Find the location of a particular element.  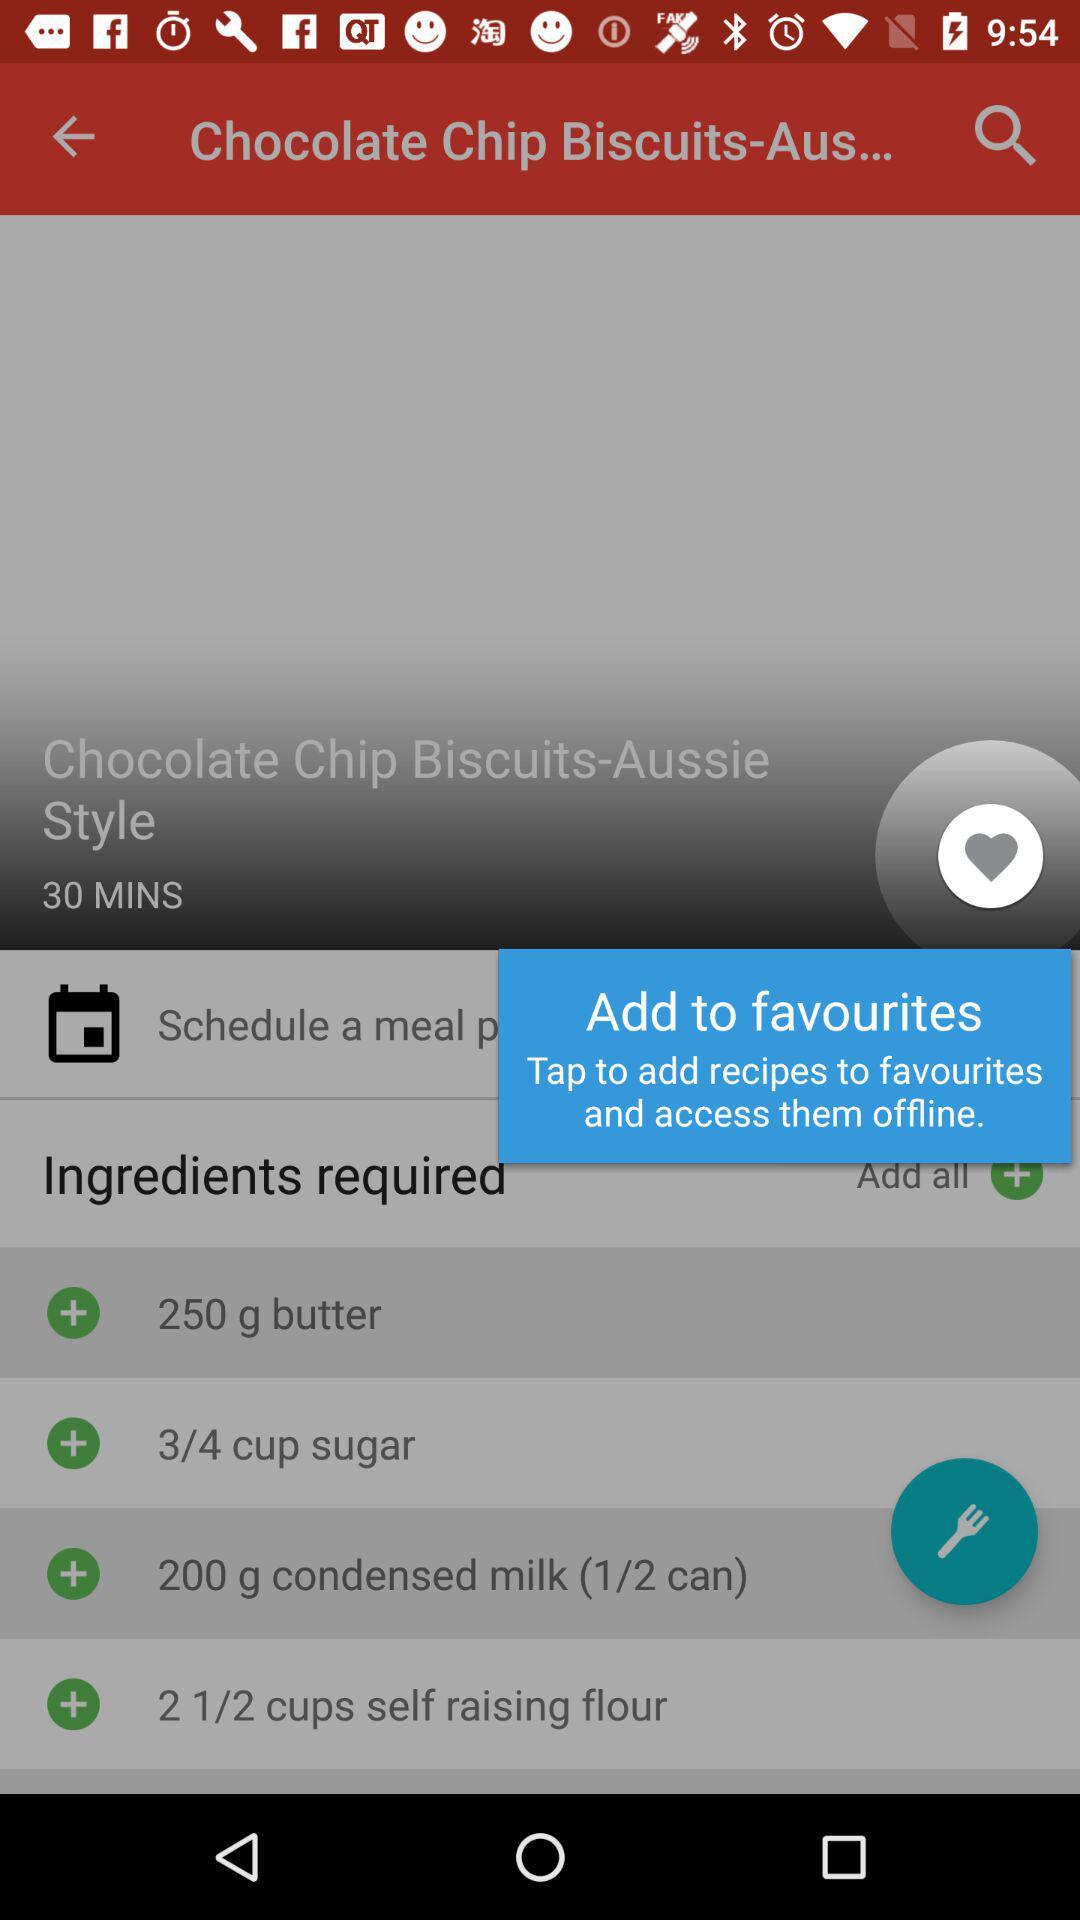

the edit icon is located at coordinates (963, 1530).